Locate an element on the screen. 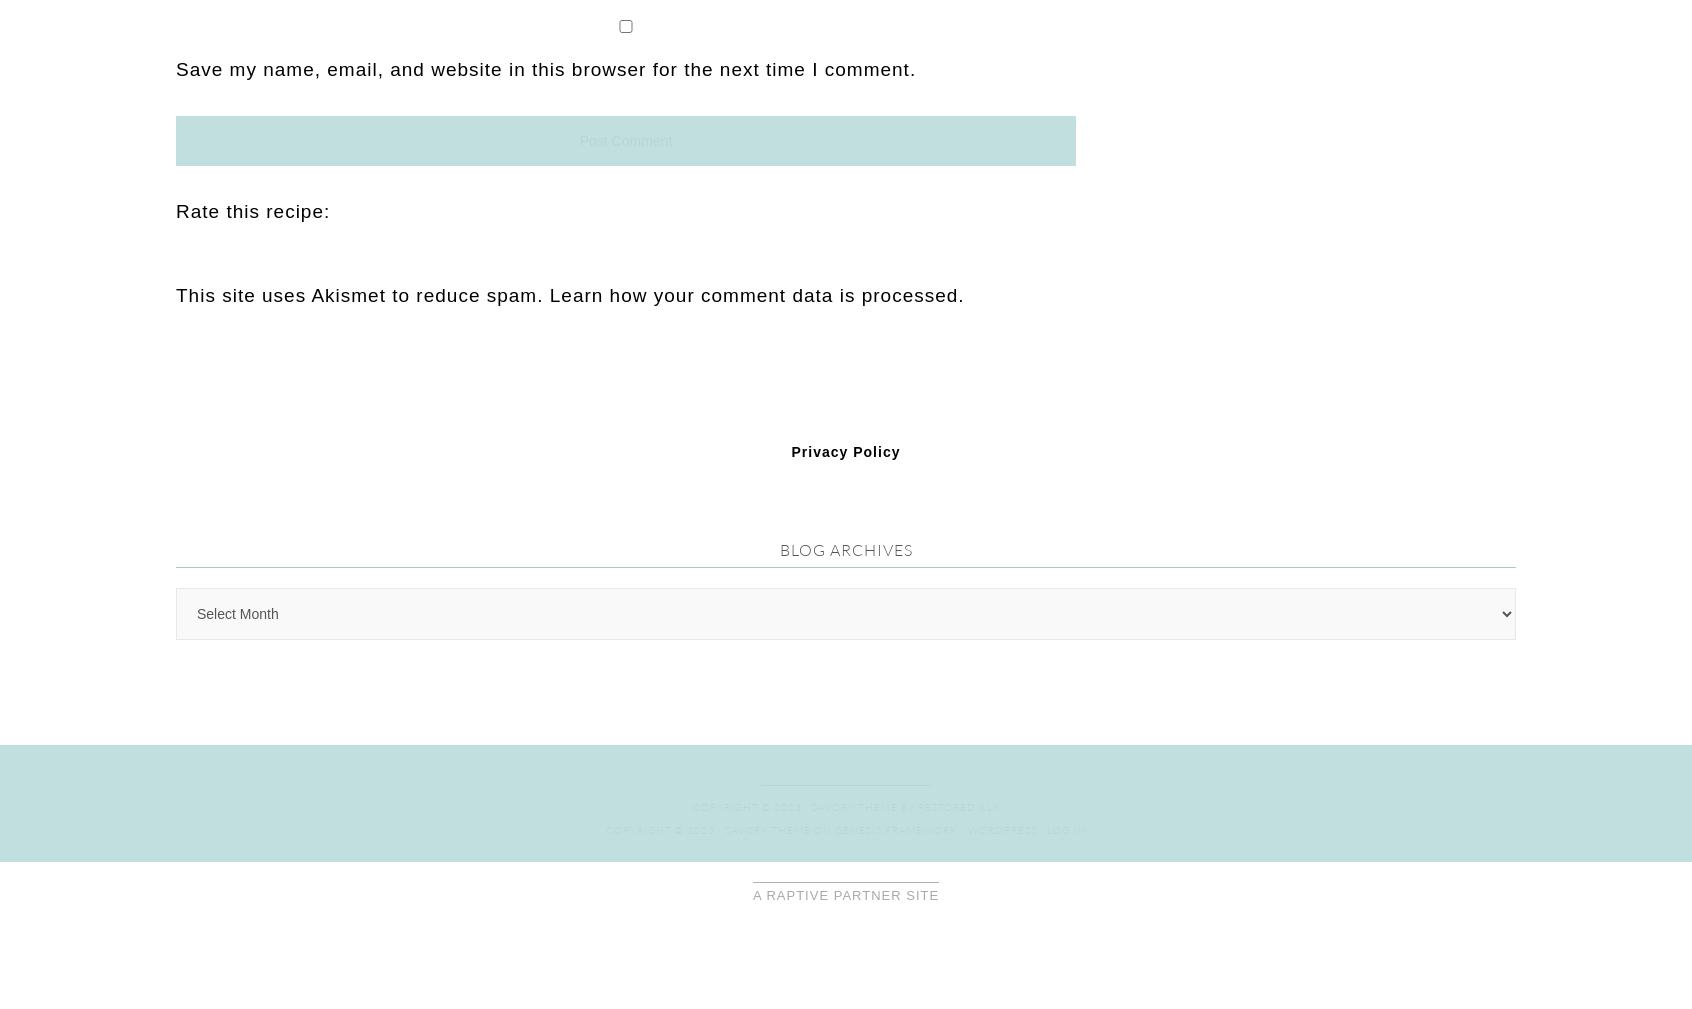 This screenshot has height=1009, width=1692. 'Genesis Framework' is located at coordinates (835, 382).